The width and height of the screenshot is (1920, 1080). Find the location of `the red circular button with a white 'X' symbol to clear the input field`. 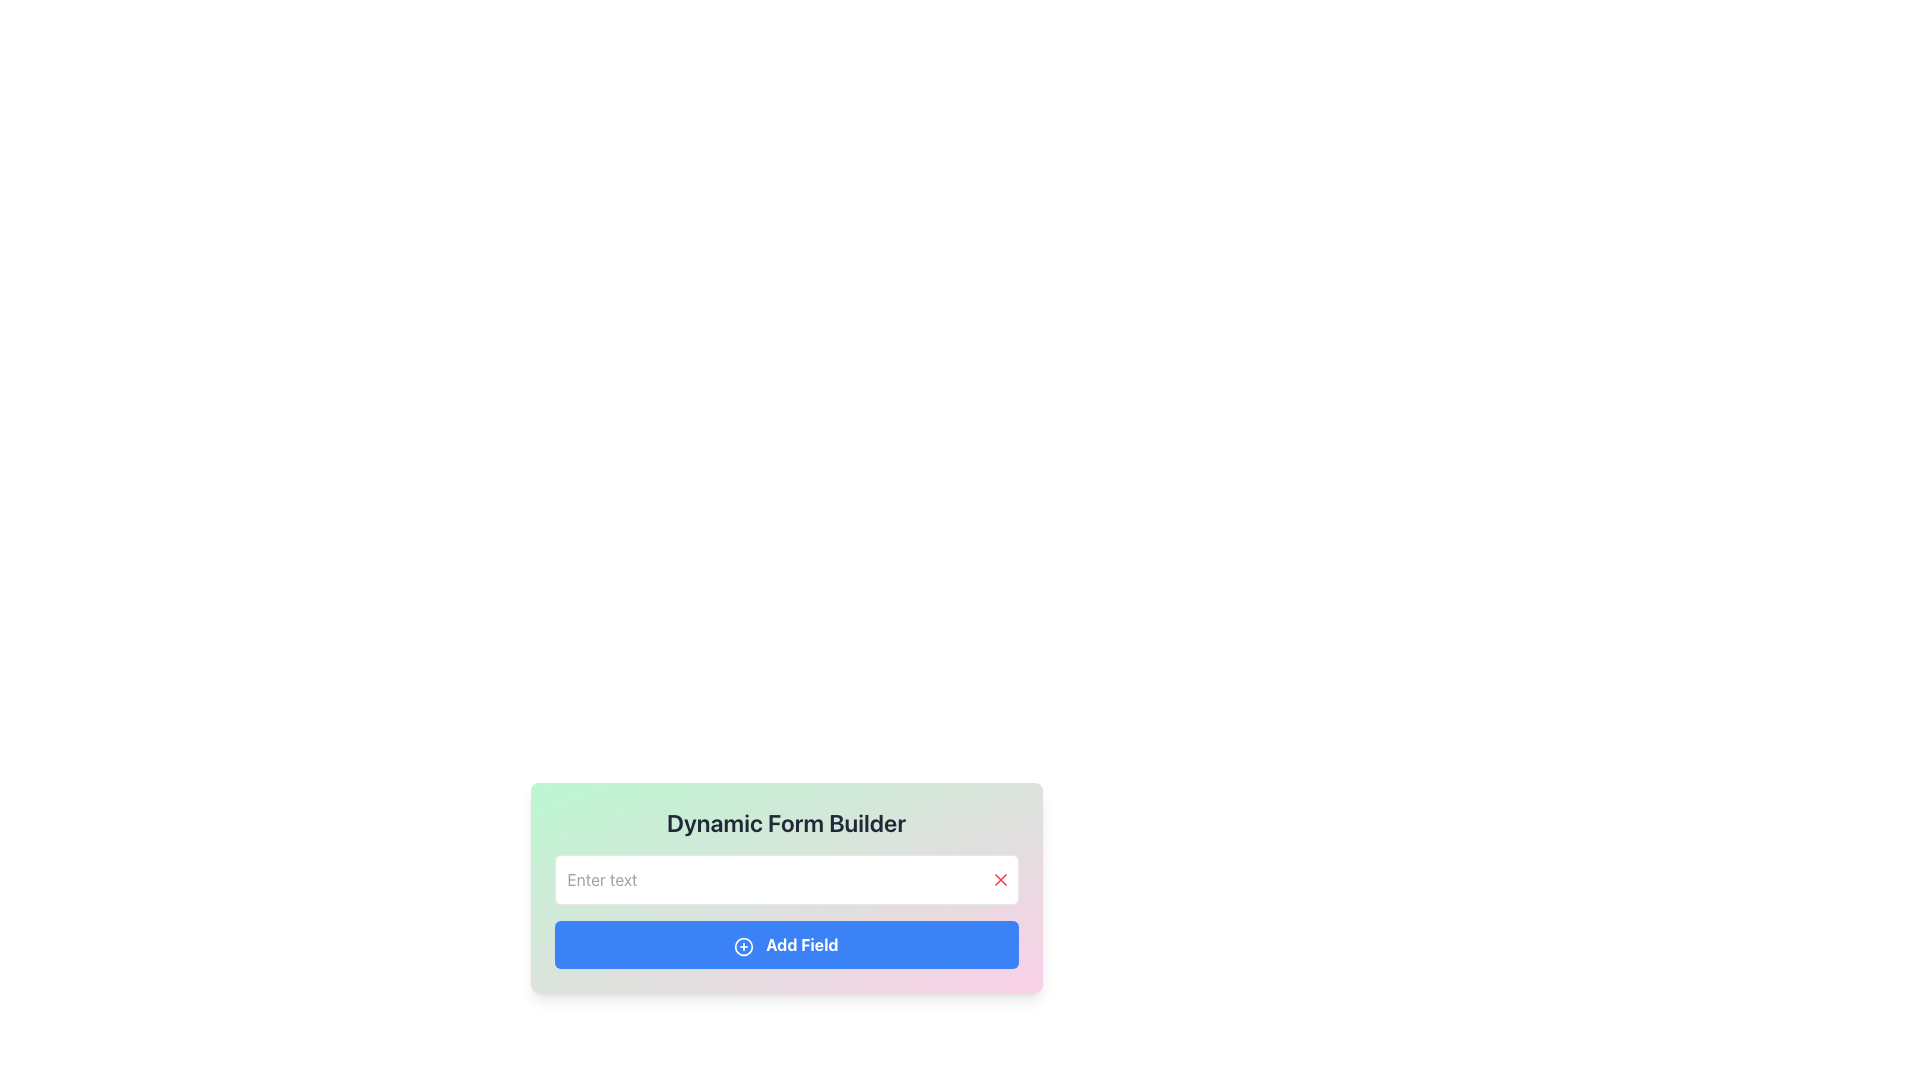

the red circular button with a white 'X' symbol to clear the input field is located at coordinates (1000, 878).